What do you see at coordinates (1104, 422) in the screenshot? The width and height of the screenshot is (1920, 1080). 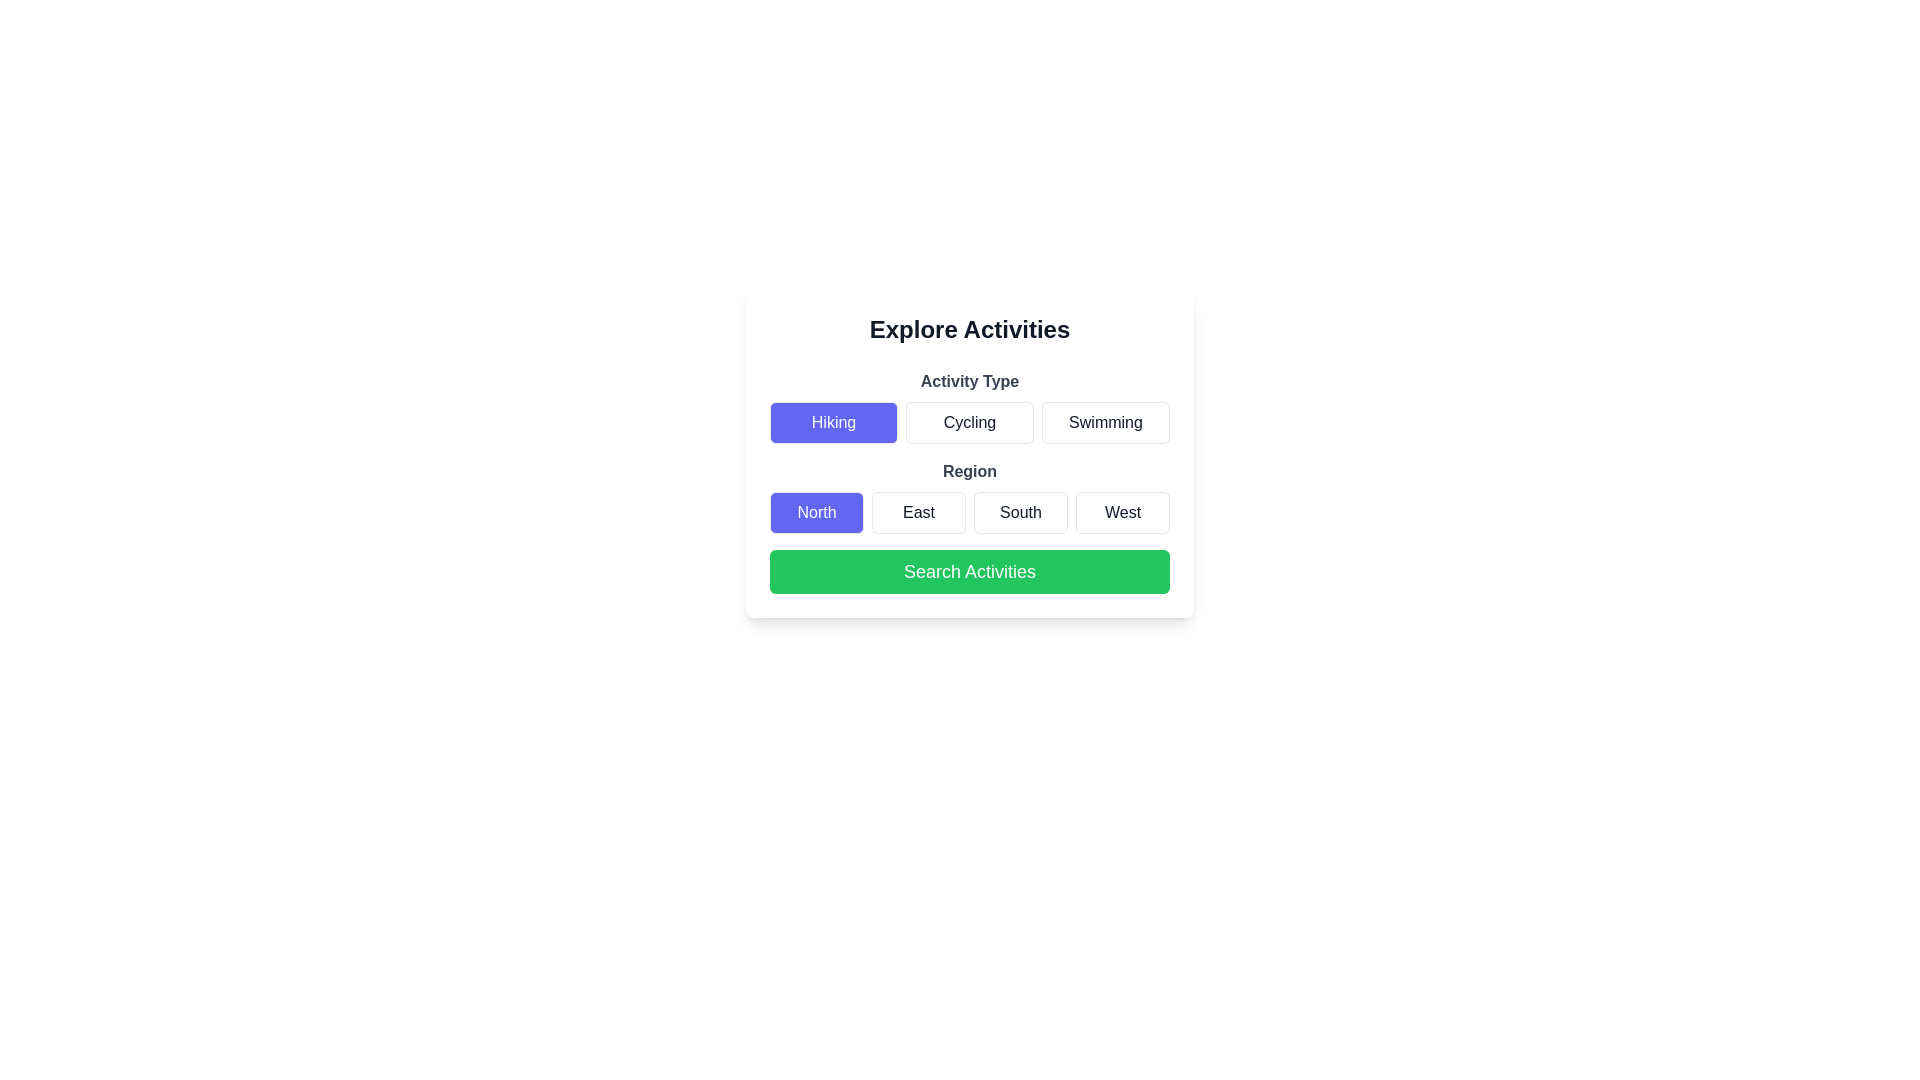 I see `the 'Swimming' button located in the grid layout below the 'Explore Activities' heading to trigger hover effects` at bounding box center [1104, 422].